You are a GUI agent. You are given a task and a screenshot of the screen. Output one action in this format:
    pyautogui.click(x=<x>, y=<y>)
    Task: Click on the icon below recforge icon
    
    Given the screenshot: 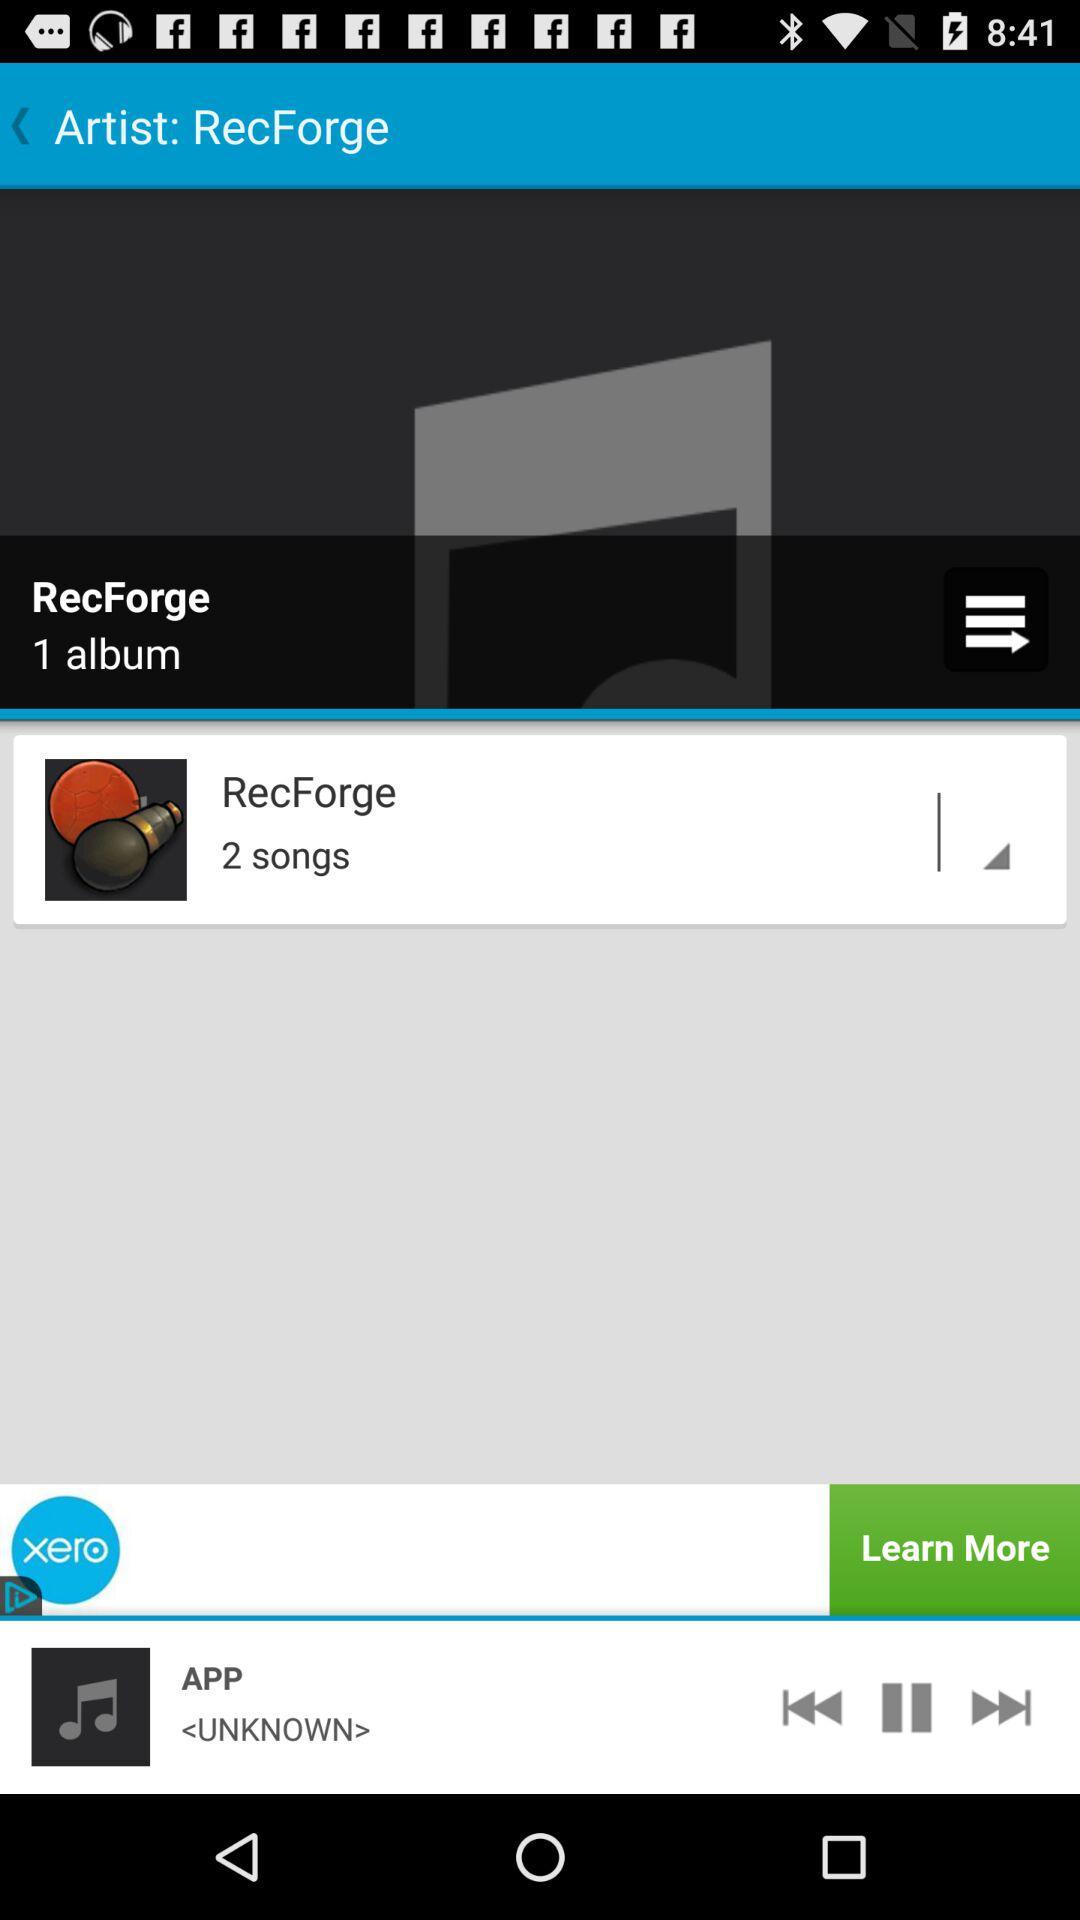 What is the action you would take?
    pyautogui.click(x=620, y=849)
    